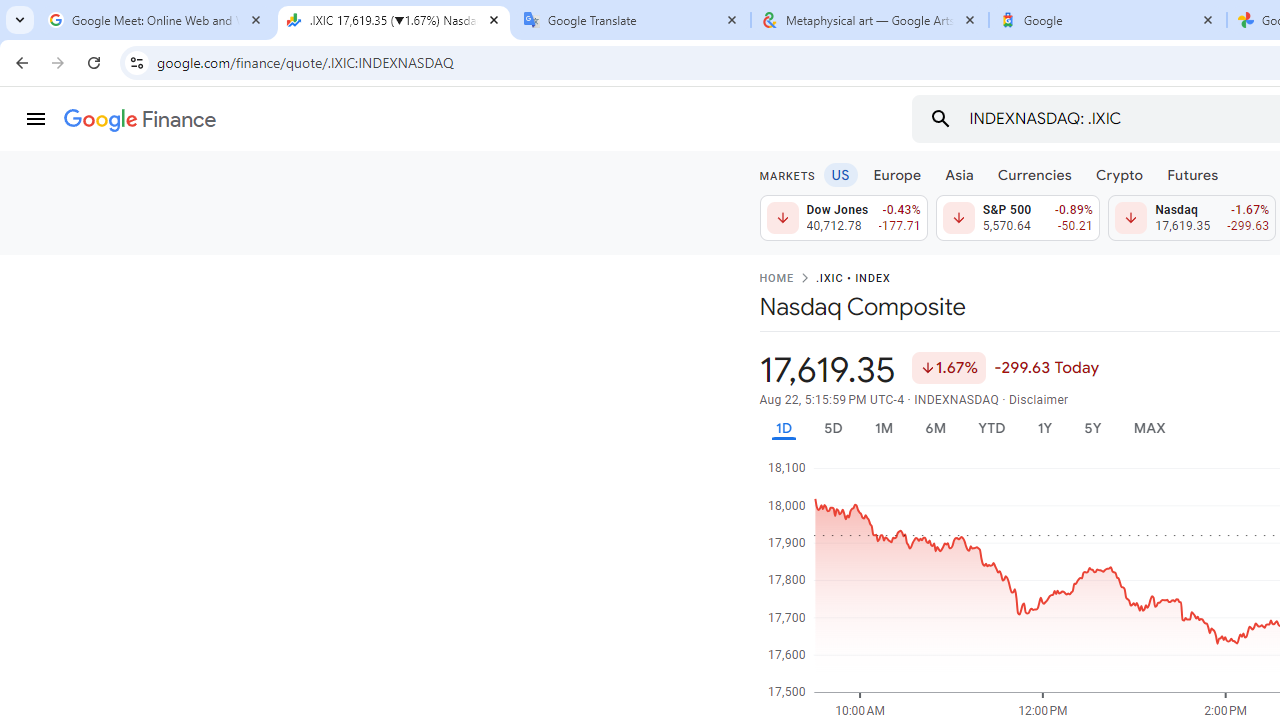 The image size is (1280, 720). Describe the element at coordinates (1107, 20) in the screenshot. I see `'Google'` at that location.